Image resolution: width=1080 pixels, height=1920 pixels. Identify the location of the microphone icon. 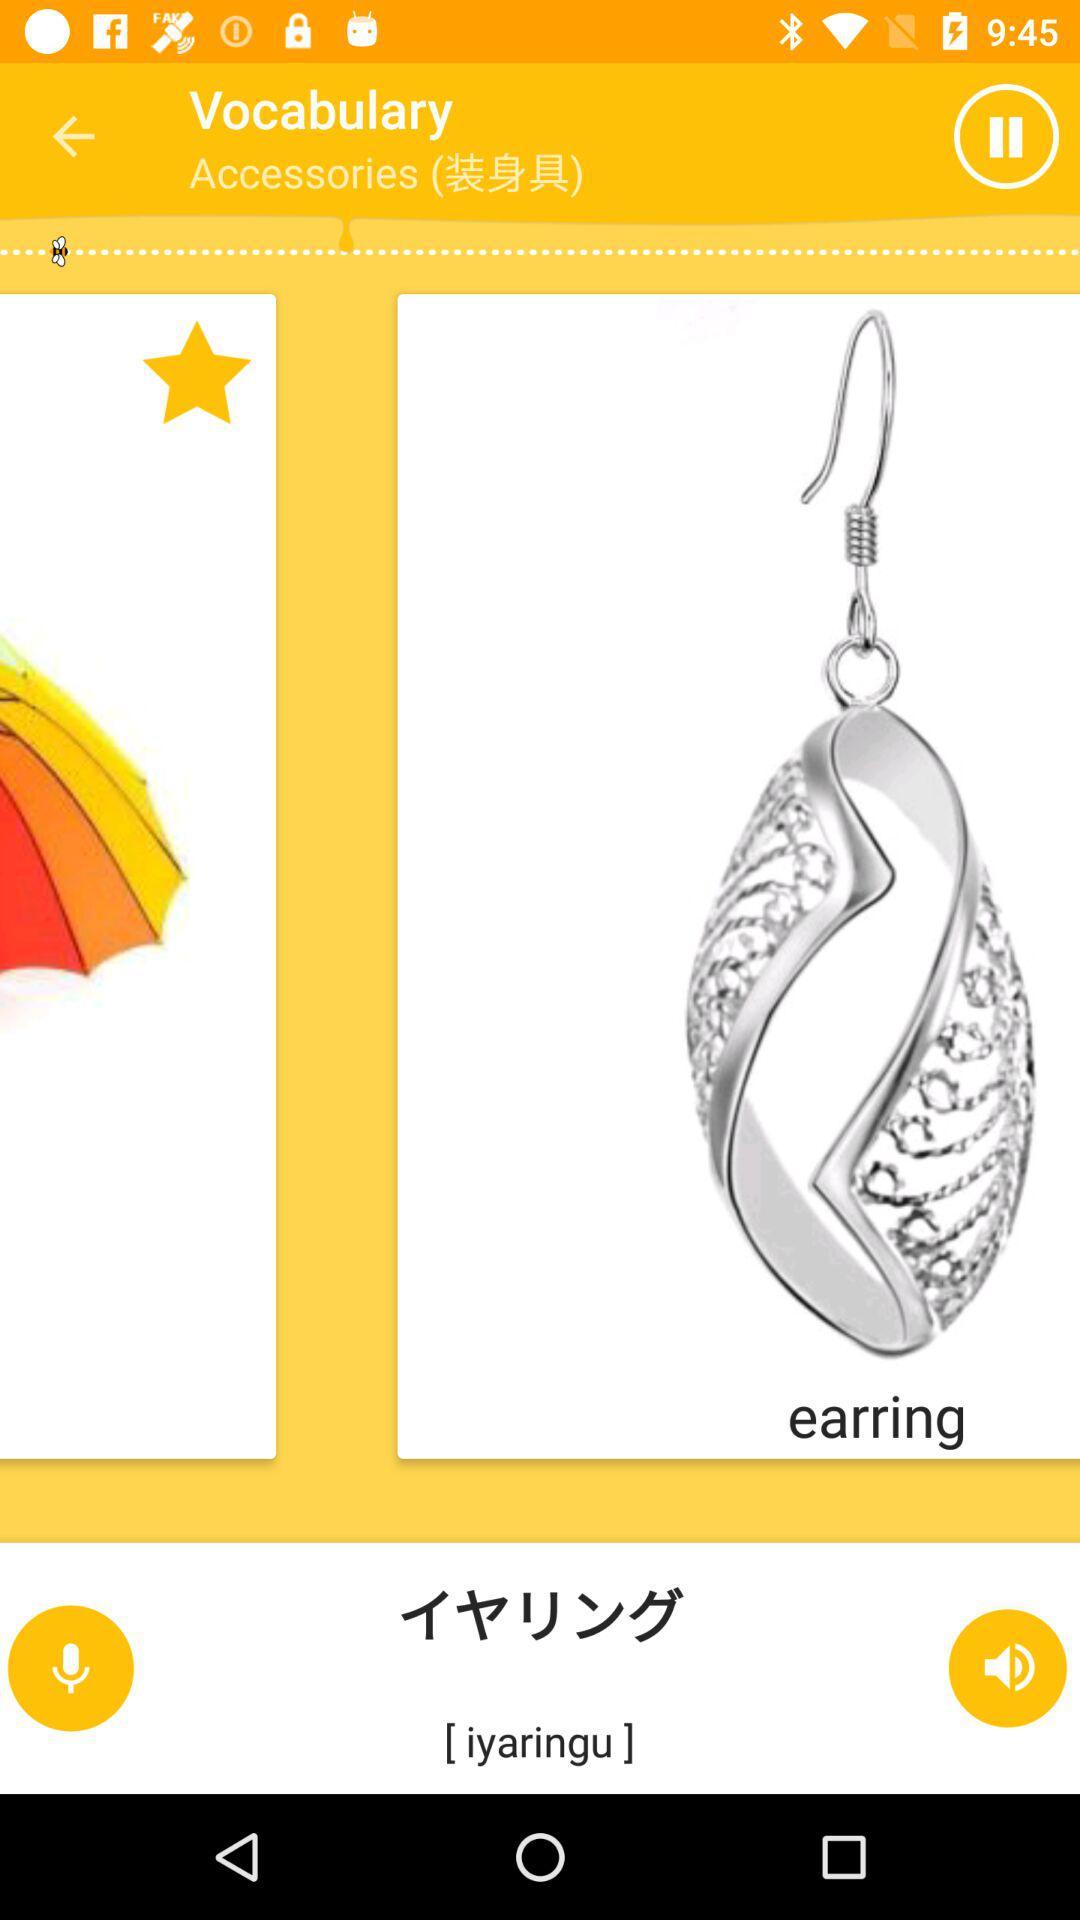
(69, 1668).